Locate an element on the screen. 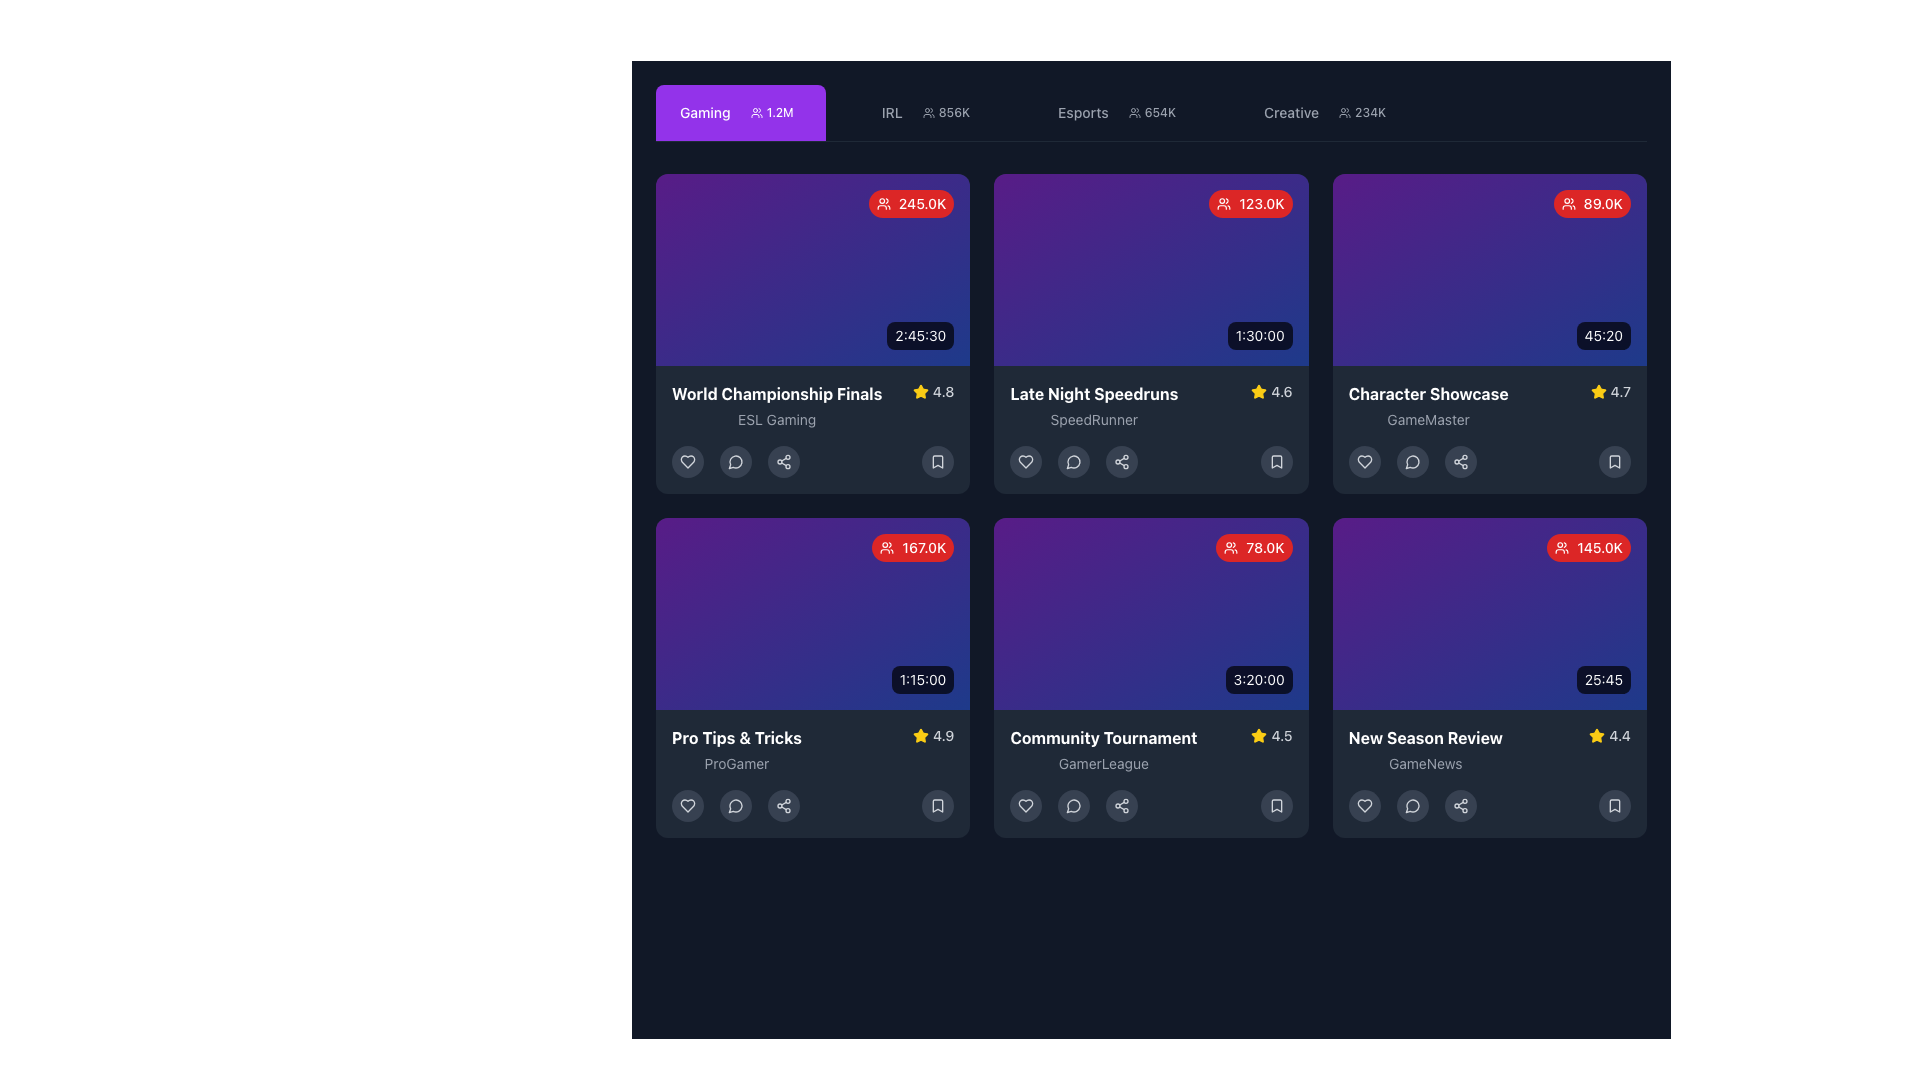 This screenshot has width=1920, height=1080. the monochromatic bookmark icon located at the bottom right corner of the 'Character Showcase' card to see bookmark options is located at coordinates (1614, 462).